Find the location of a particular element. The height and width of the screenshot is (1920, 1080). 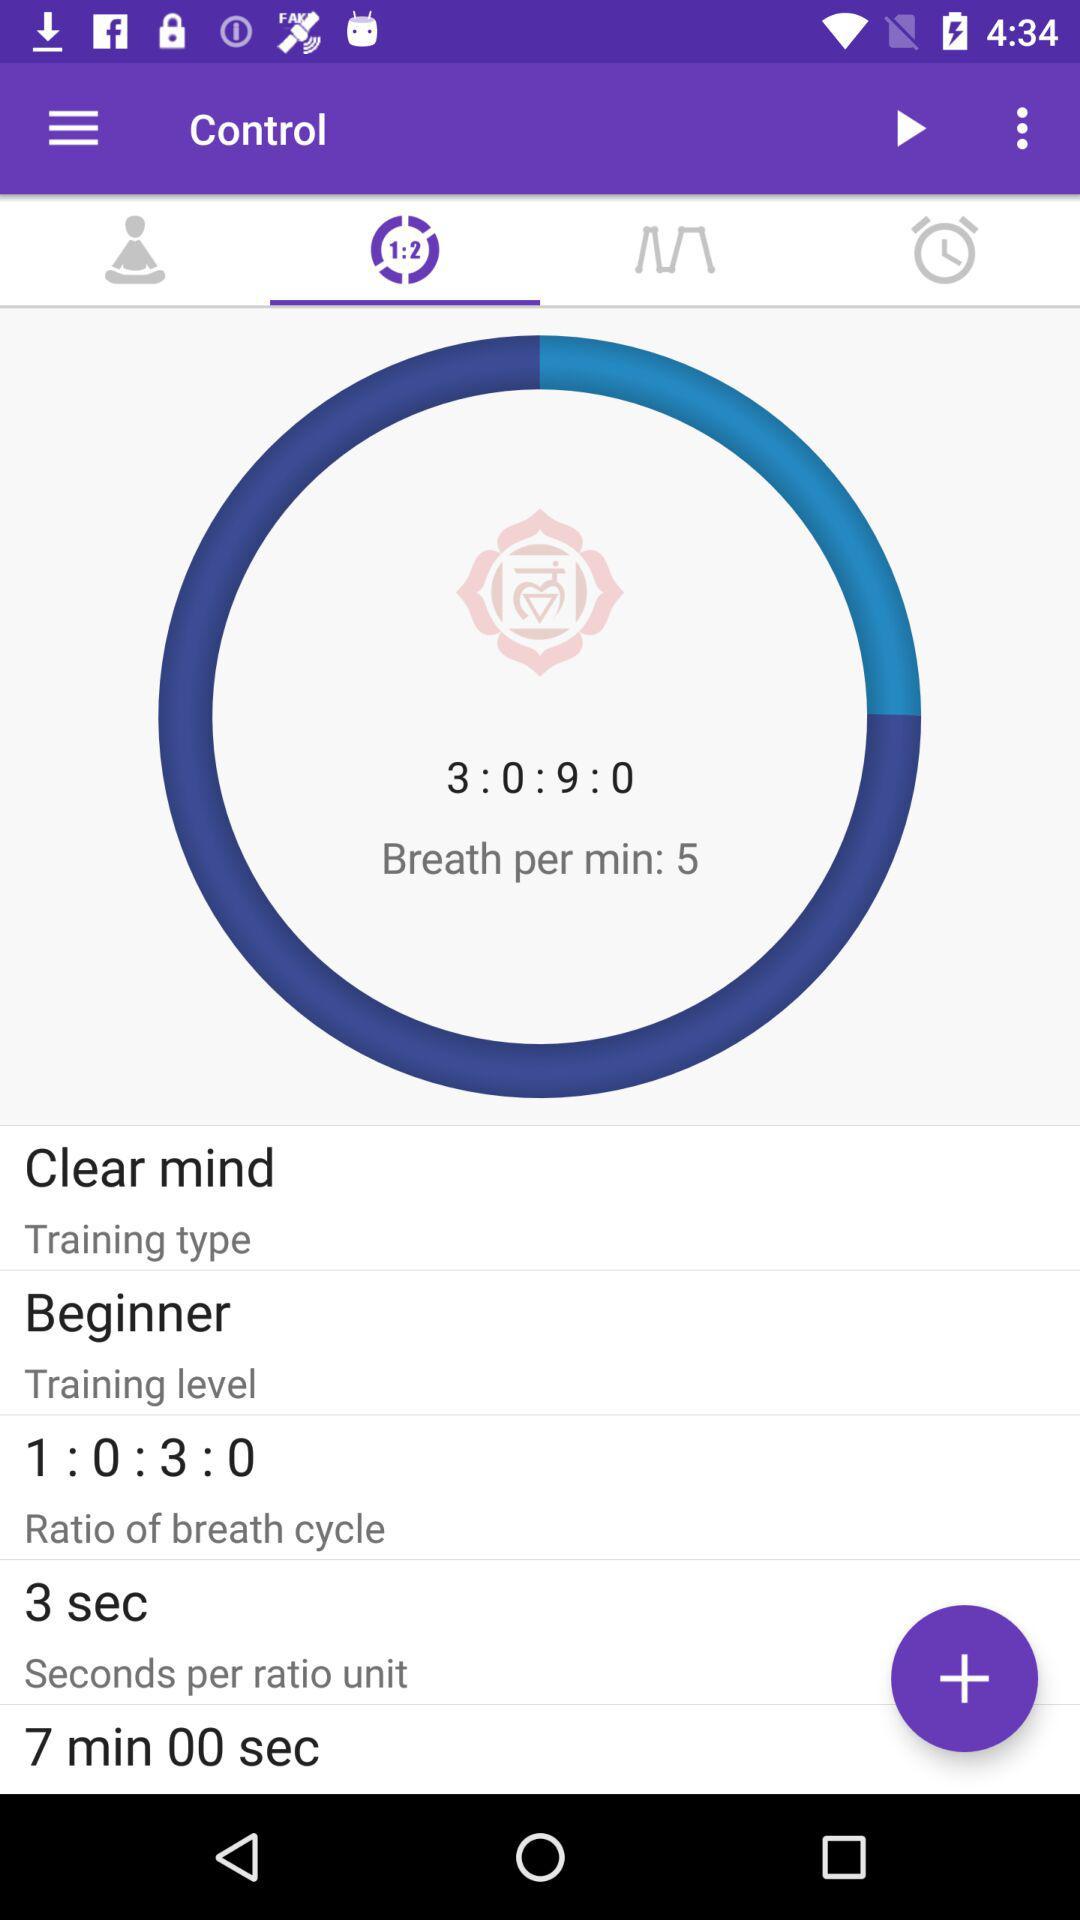

the total training duration is located at coordinates (540, 1789).